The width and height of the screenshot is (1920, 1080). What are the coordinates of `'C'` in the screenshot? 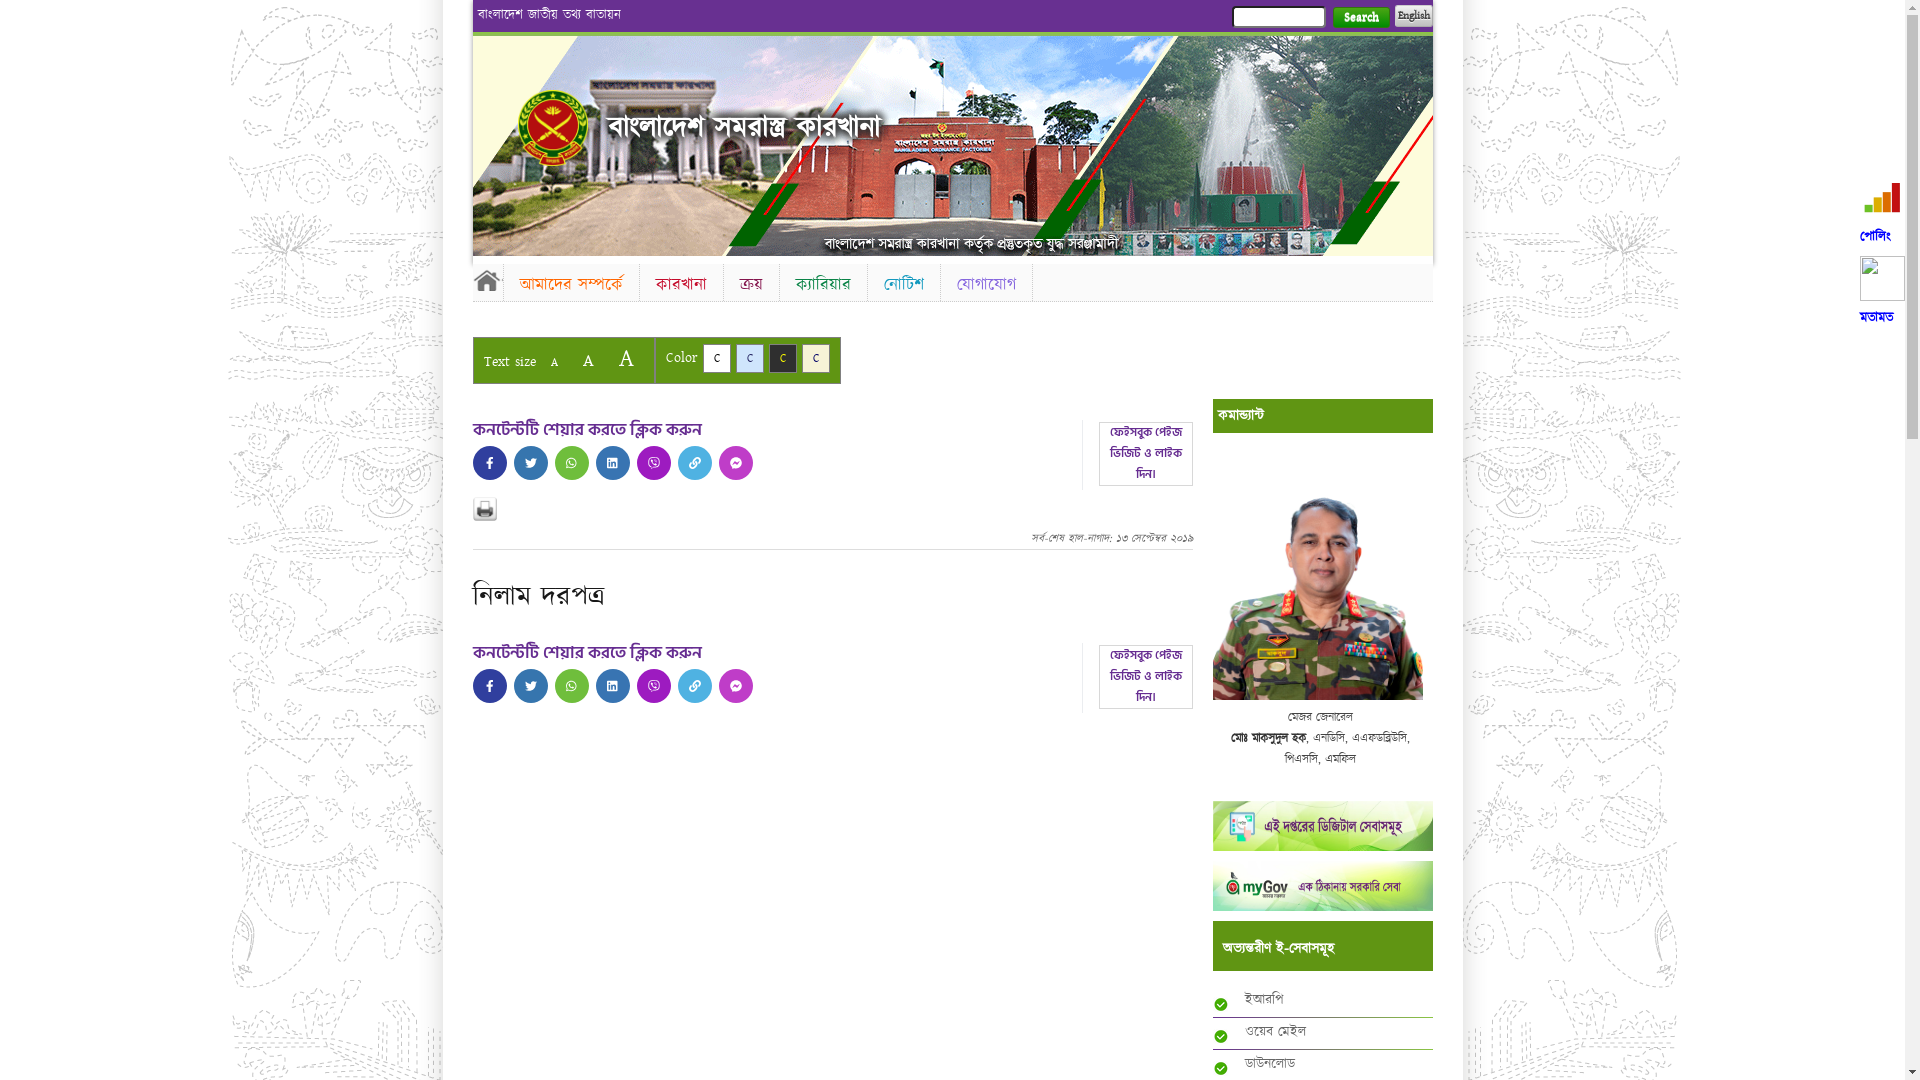 It's located at (701, 357).